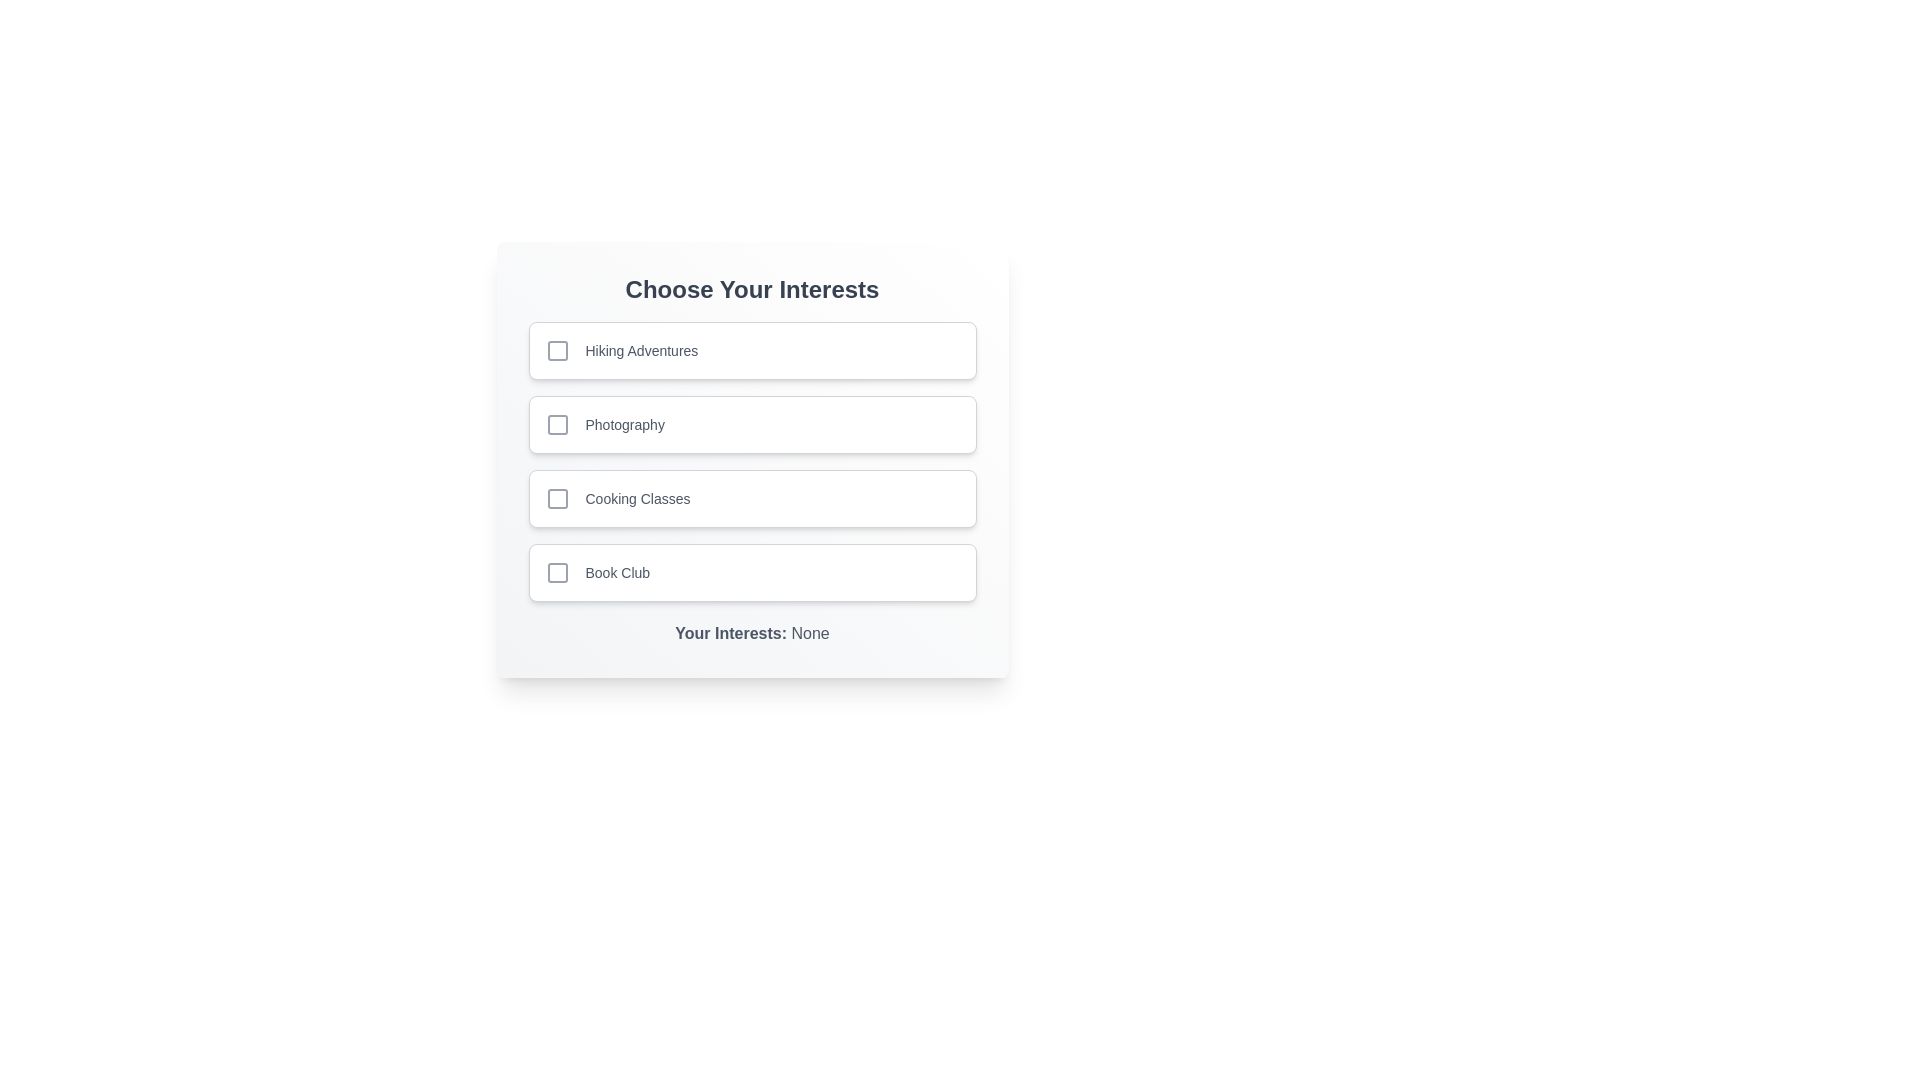  What do you see at coordinates (557, 573) in the screenshot?
I see `the checkbox-like indicator` at bounding box center [557, 573].